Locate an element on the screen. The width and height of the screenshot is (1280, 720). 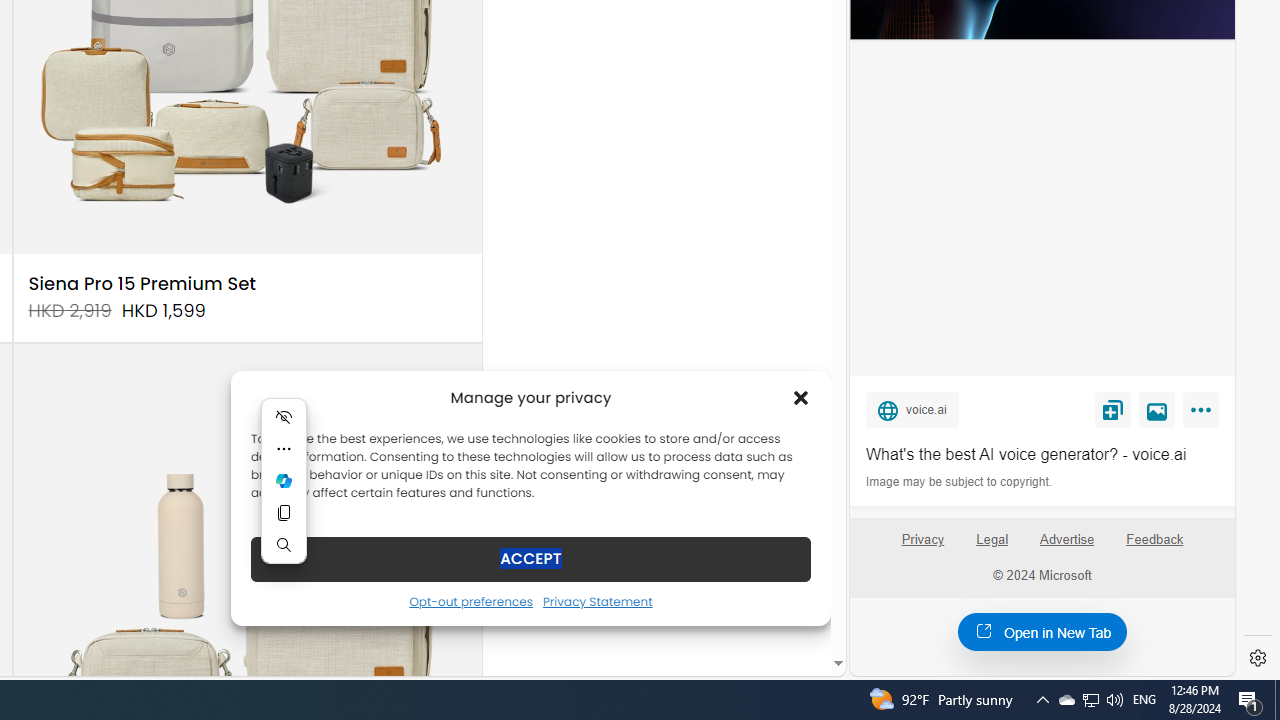
'Advertise' is located at coordinates (1065, 538).